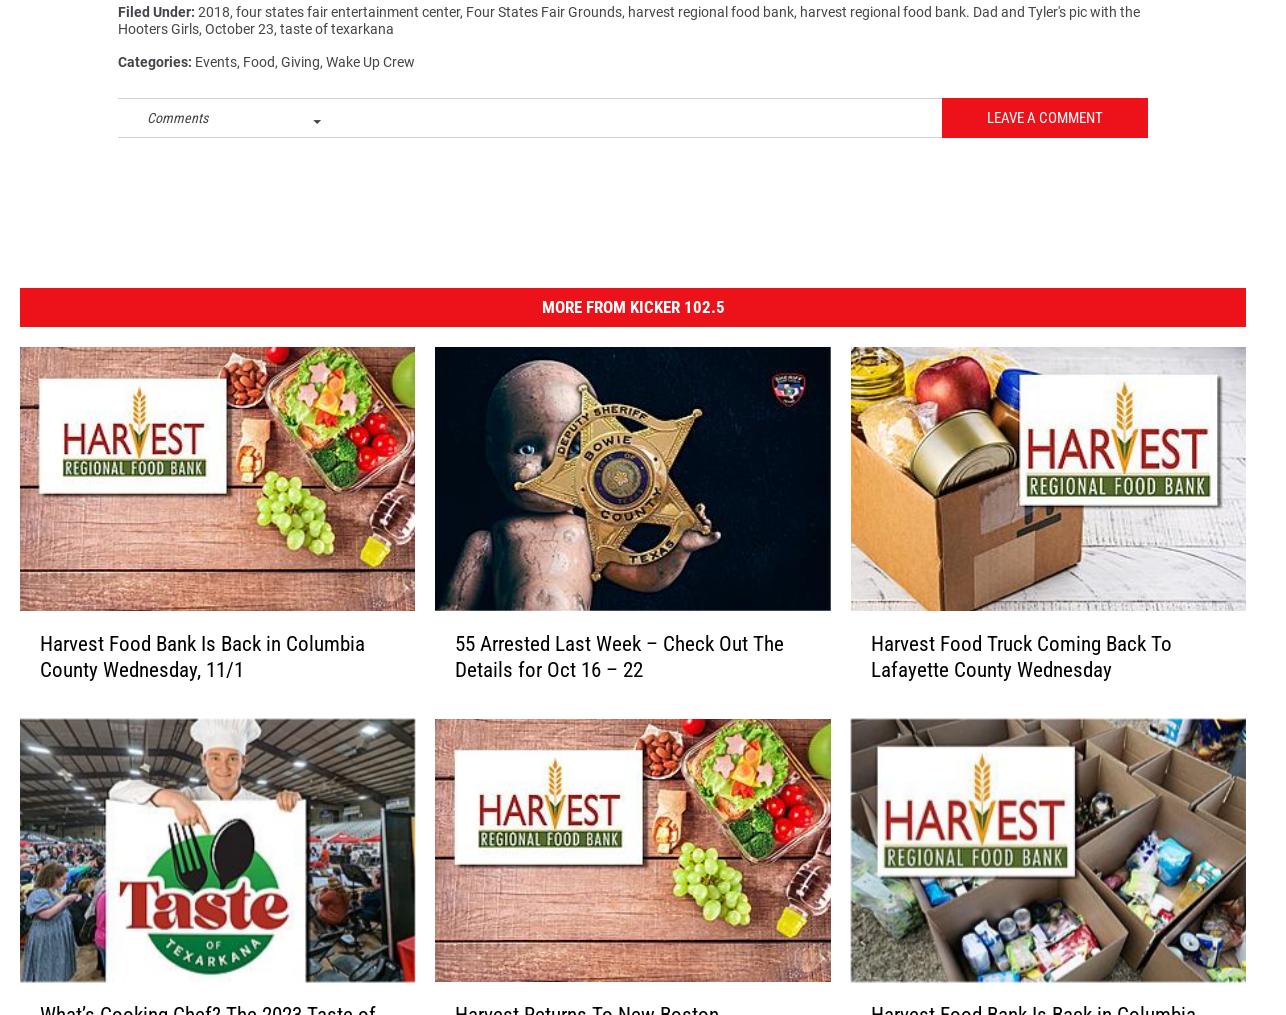  Describe the element at coordinates (631, 314) in the screenshot. I see `'More From Kicker 102.5'` at that location.